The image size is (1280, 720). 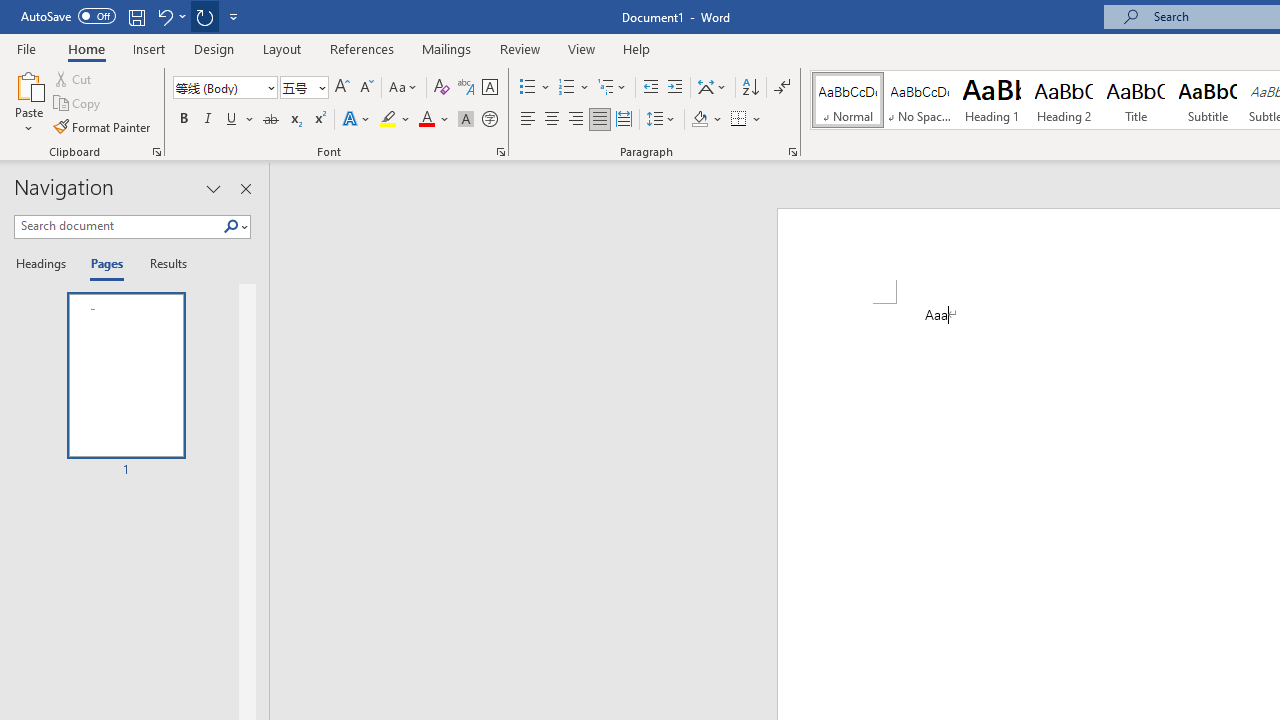 What do you see at coordinates (1207, 100) in the screenshot?
I see `'Subtitle'` at bounding box center [1207, 100].